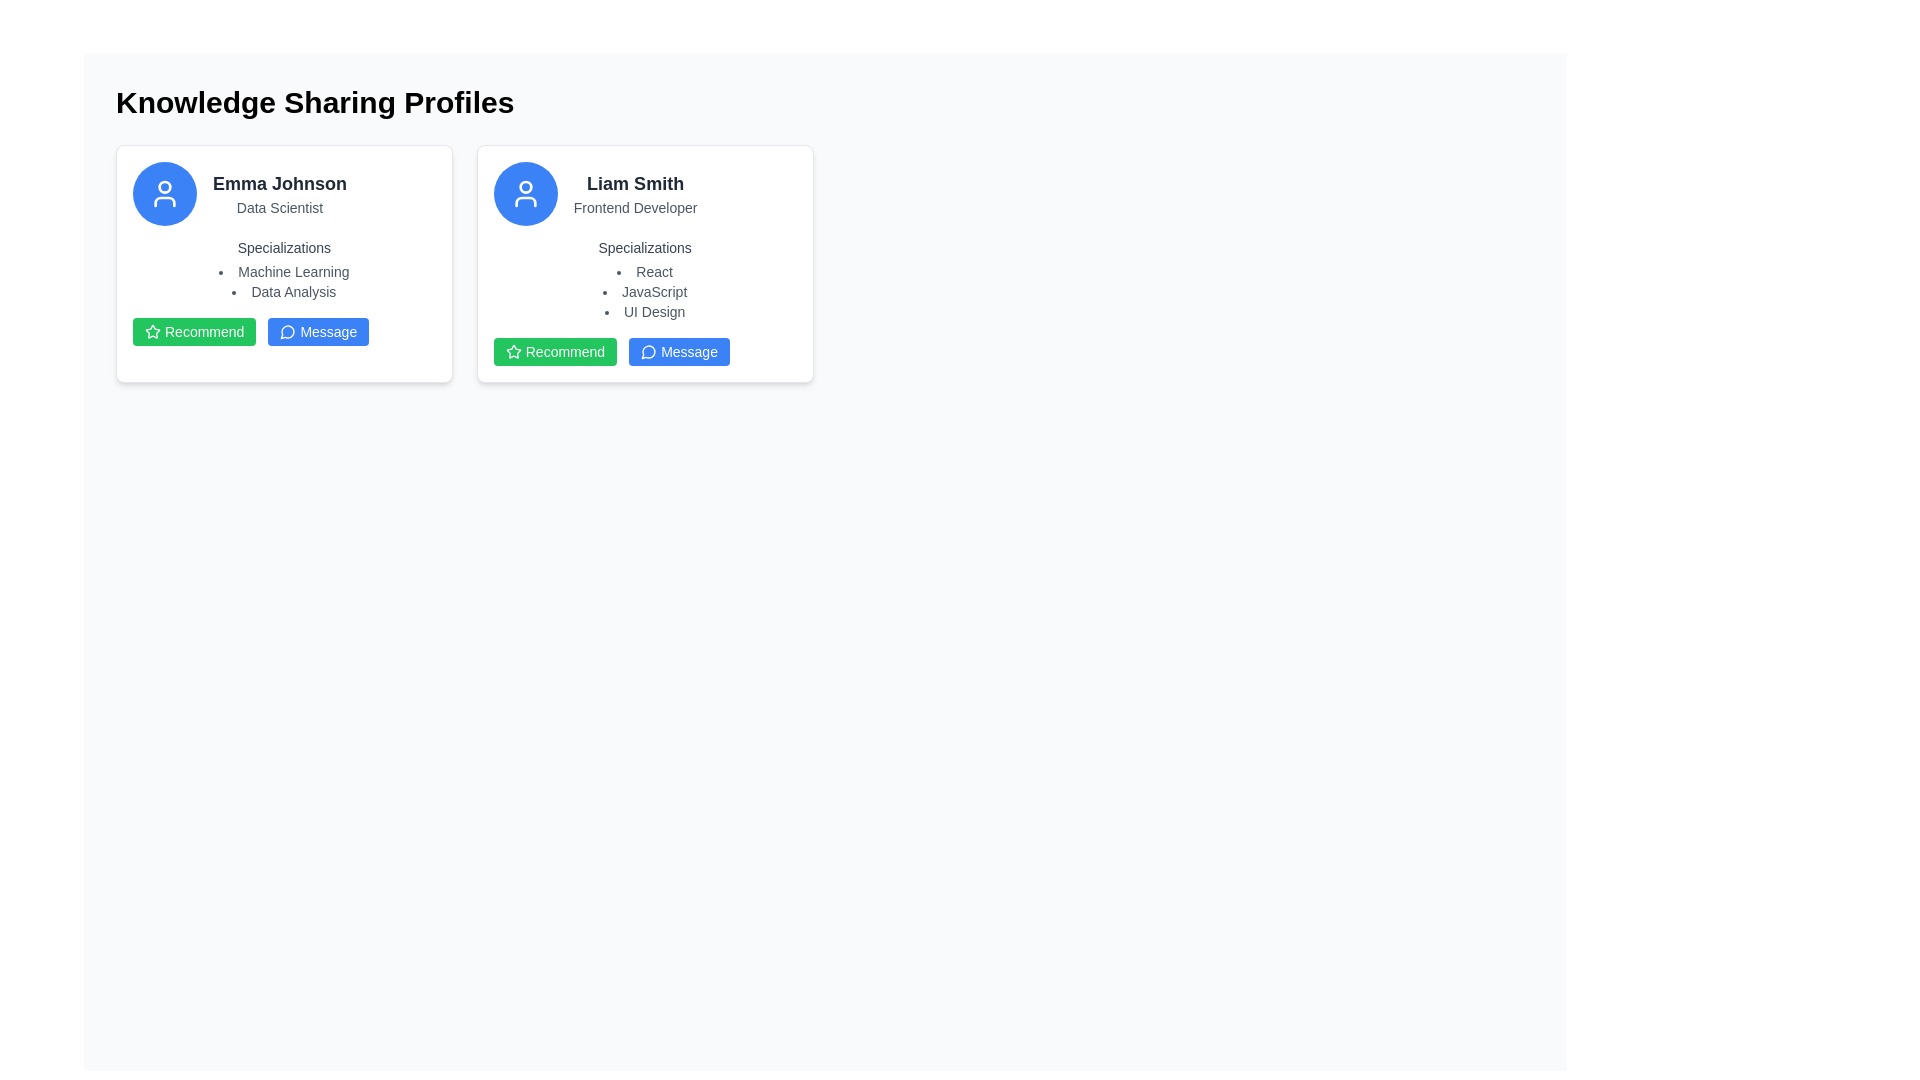 This screenshot has width=1920, height=1080. I want to click on the head element of the user avatar icon for 'Liam Smith', which is part of the profile card and visually represented as a shape within a blue circle, so click(525, 187).